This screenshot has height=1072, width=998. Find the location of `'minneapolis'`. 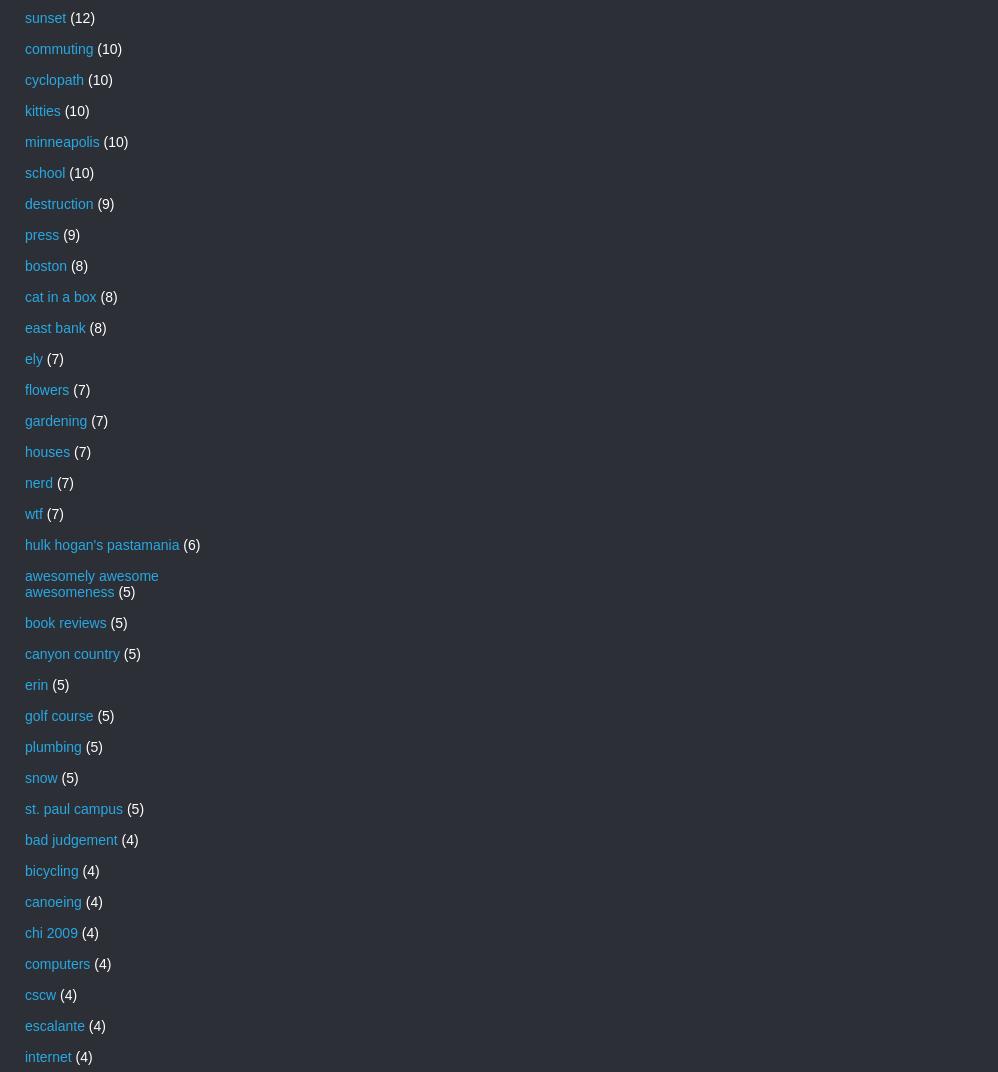

'minneapolis' is located at coordinates (25, 139).